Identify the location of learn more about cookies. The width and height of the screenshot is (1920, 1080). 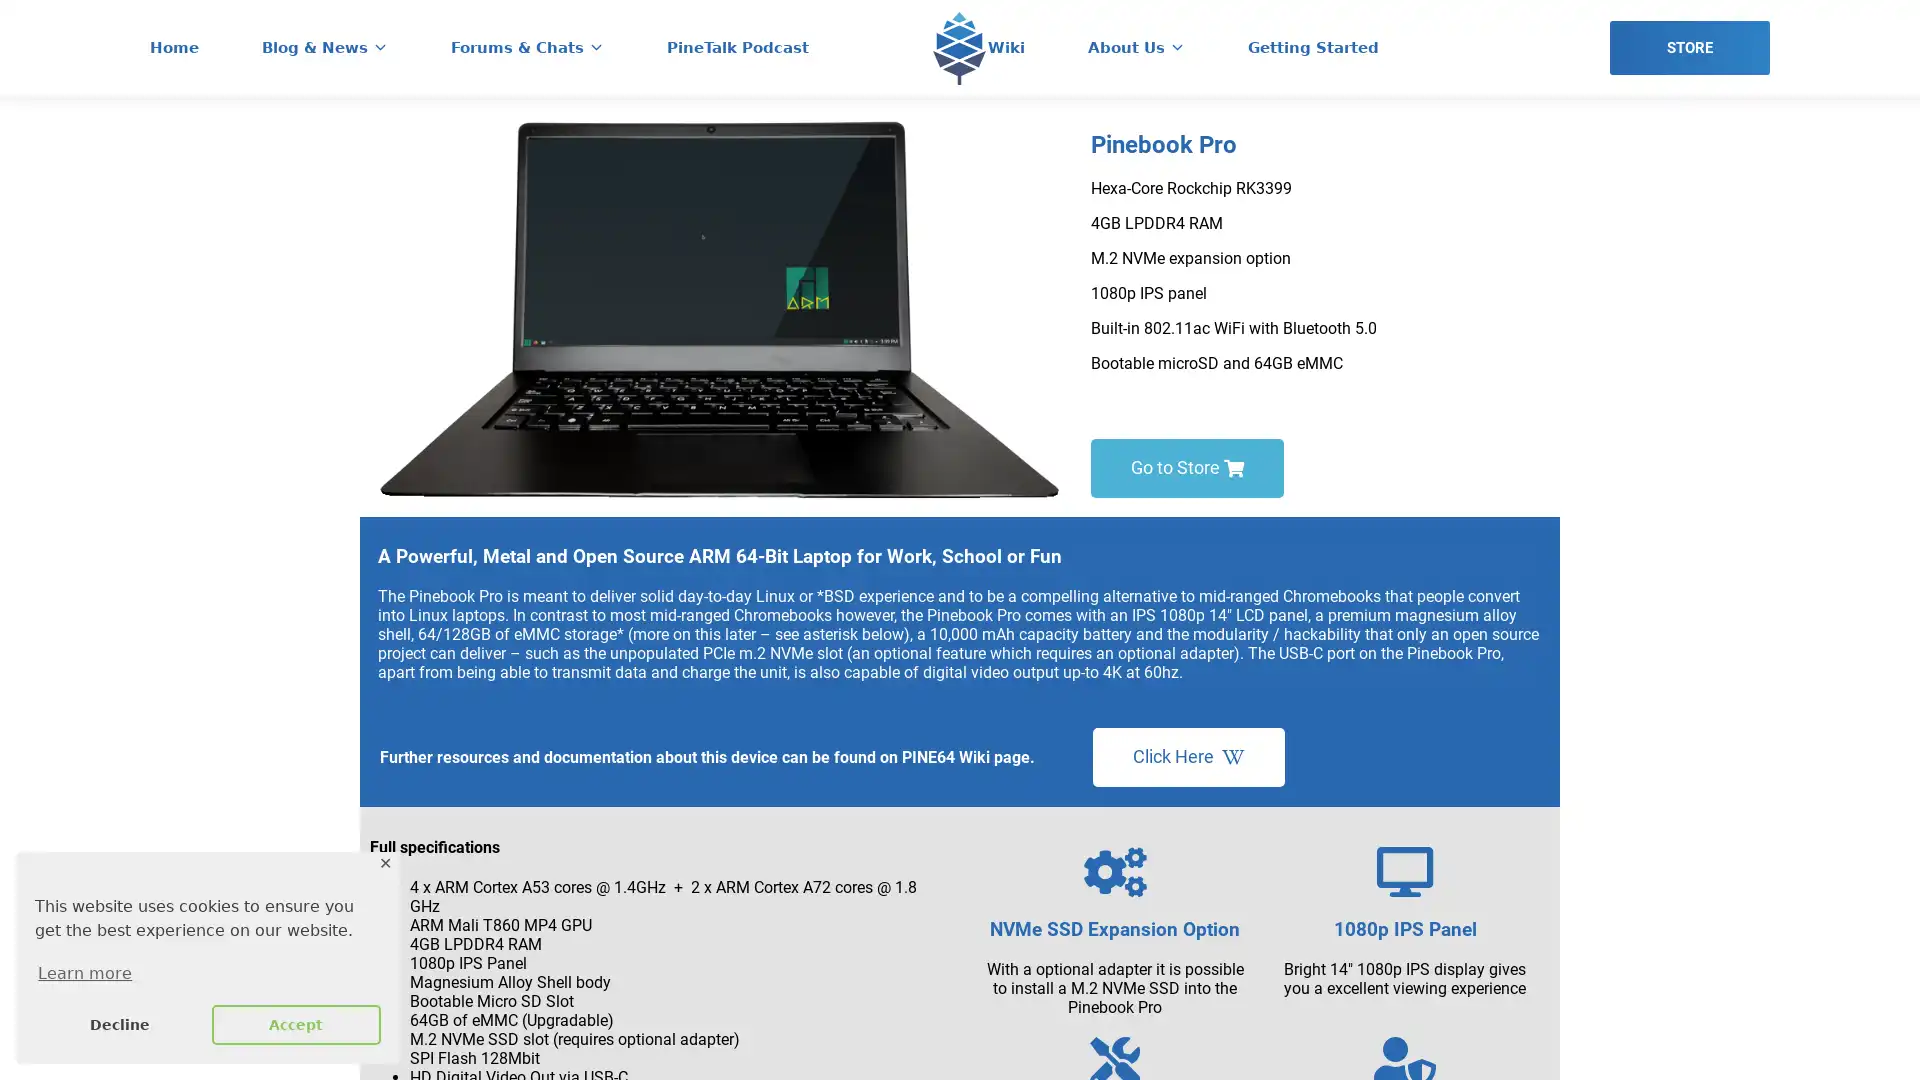
(207, 972).